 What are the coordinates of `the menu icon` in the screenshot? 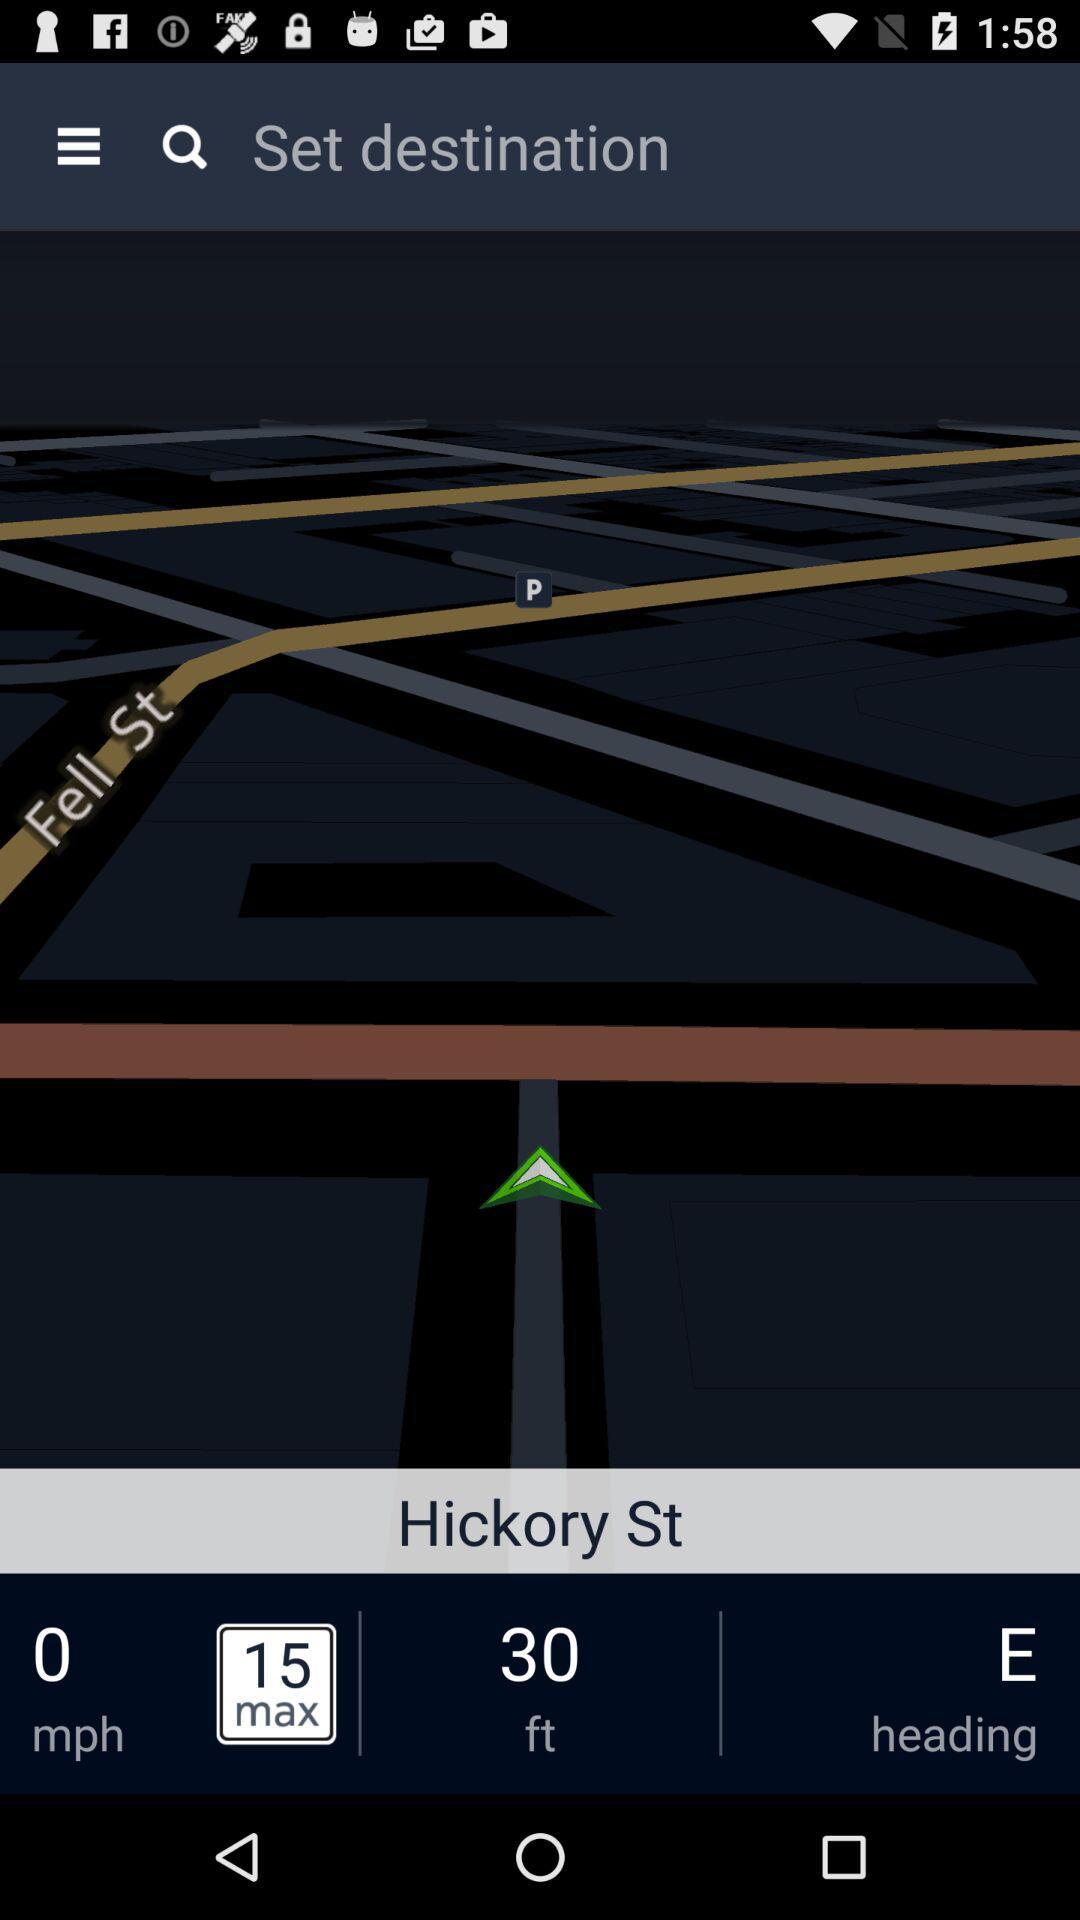 It's located at (77, 154).